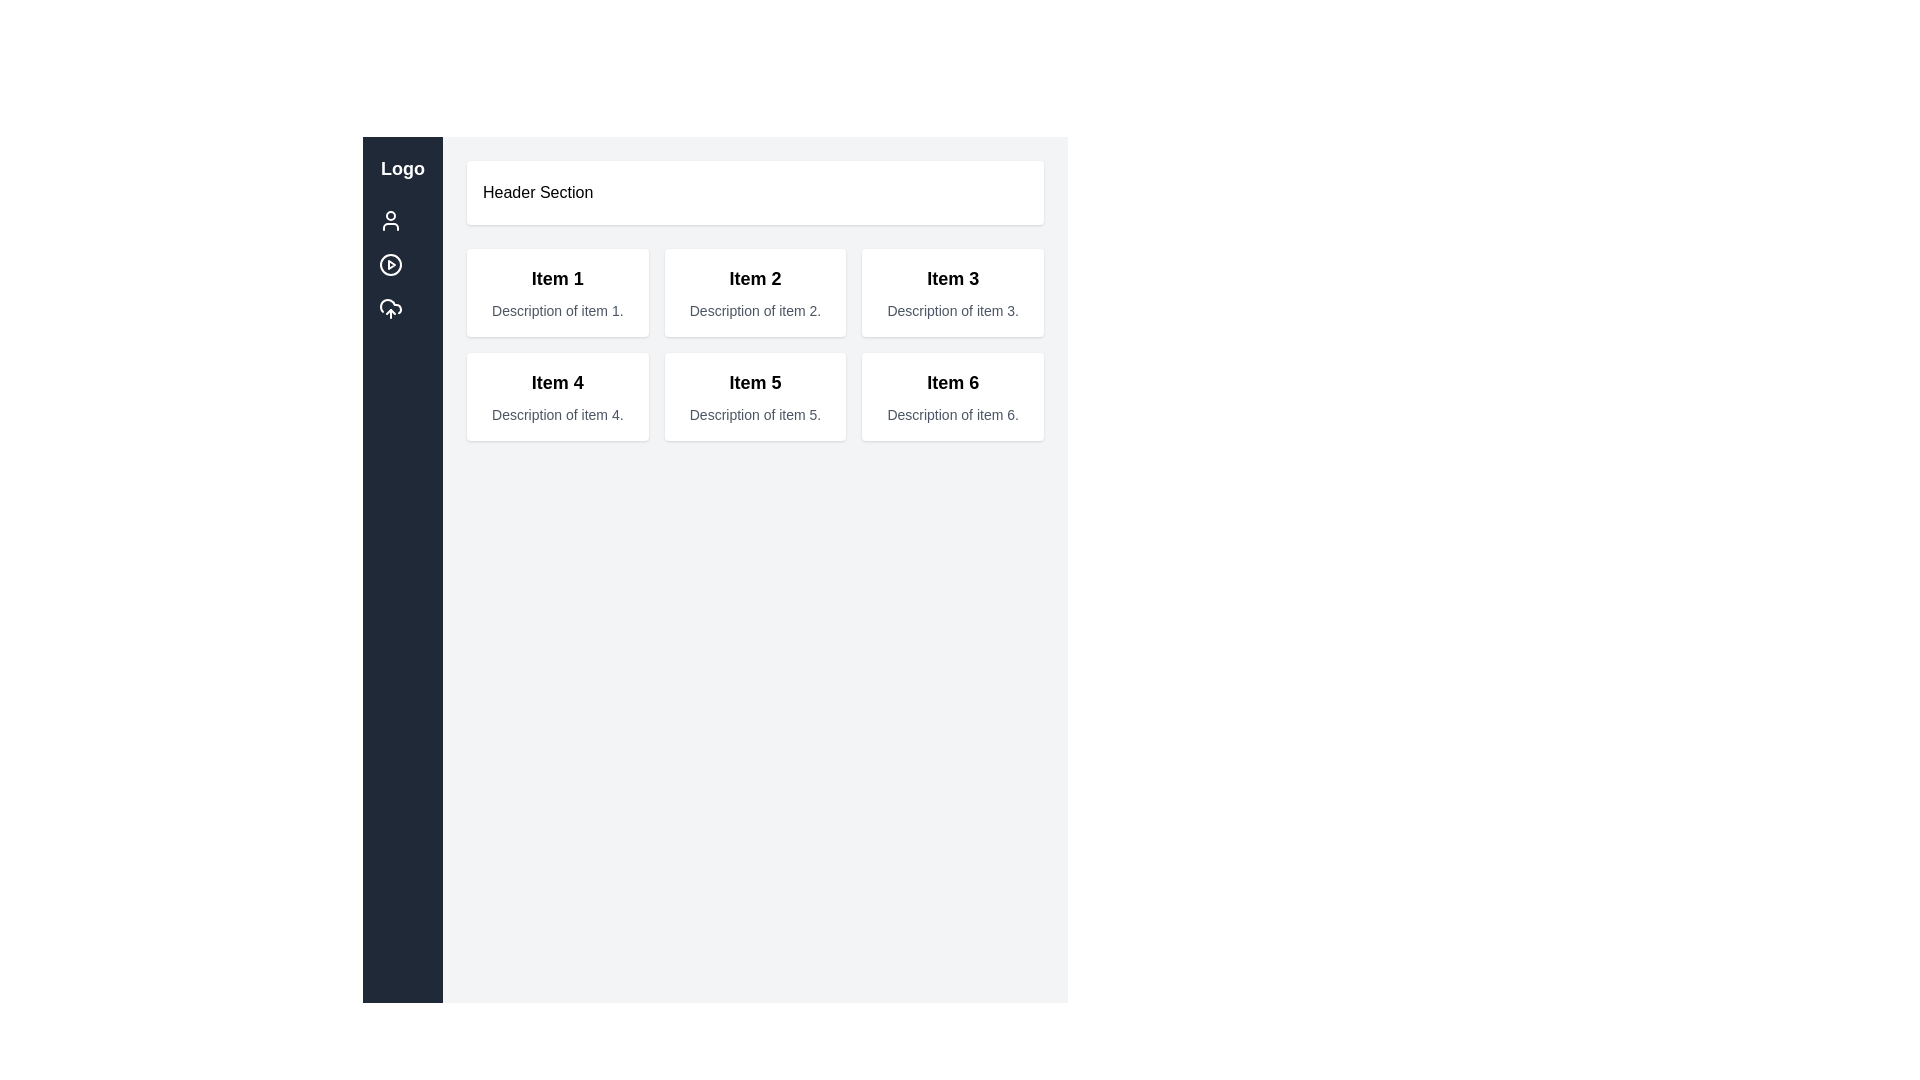 This screenshot has width=1920, height=1080. I want to click on the Static content card displaying information related to 'Item 3', which is the third card in a grid layout located in the upper-right of the interface, so click(952, 293).